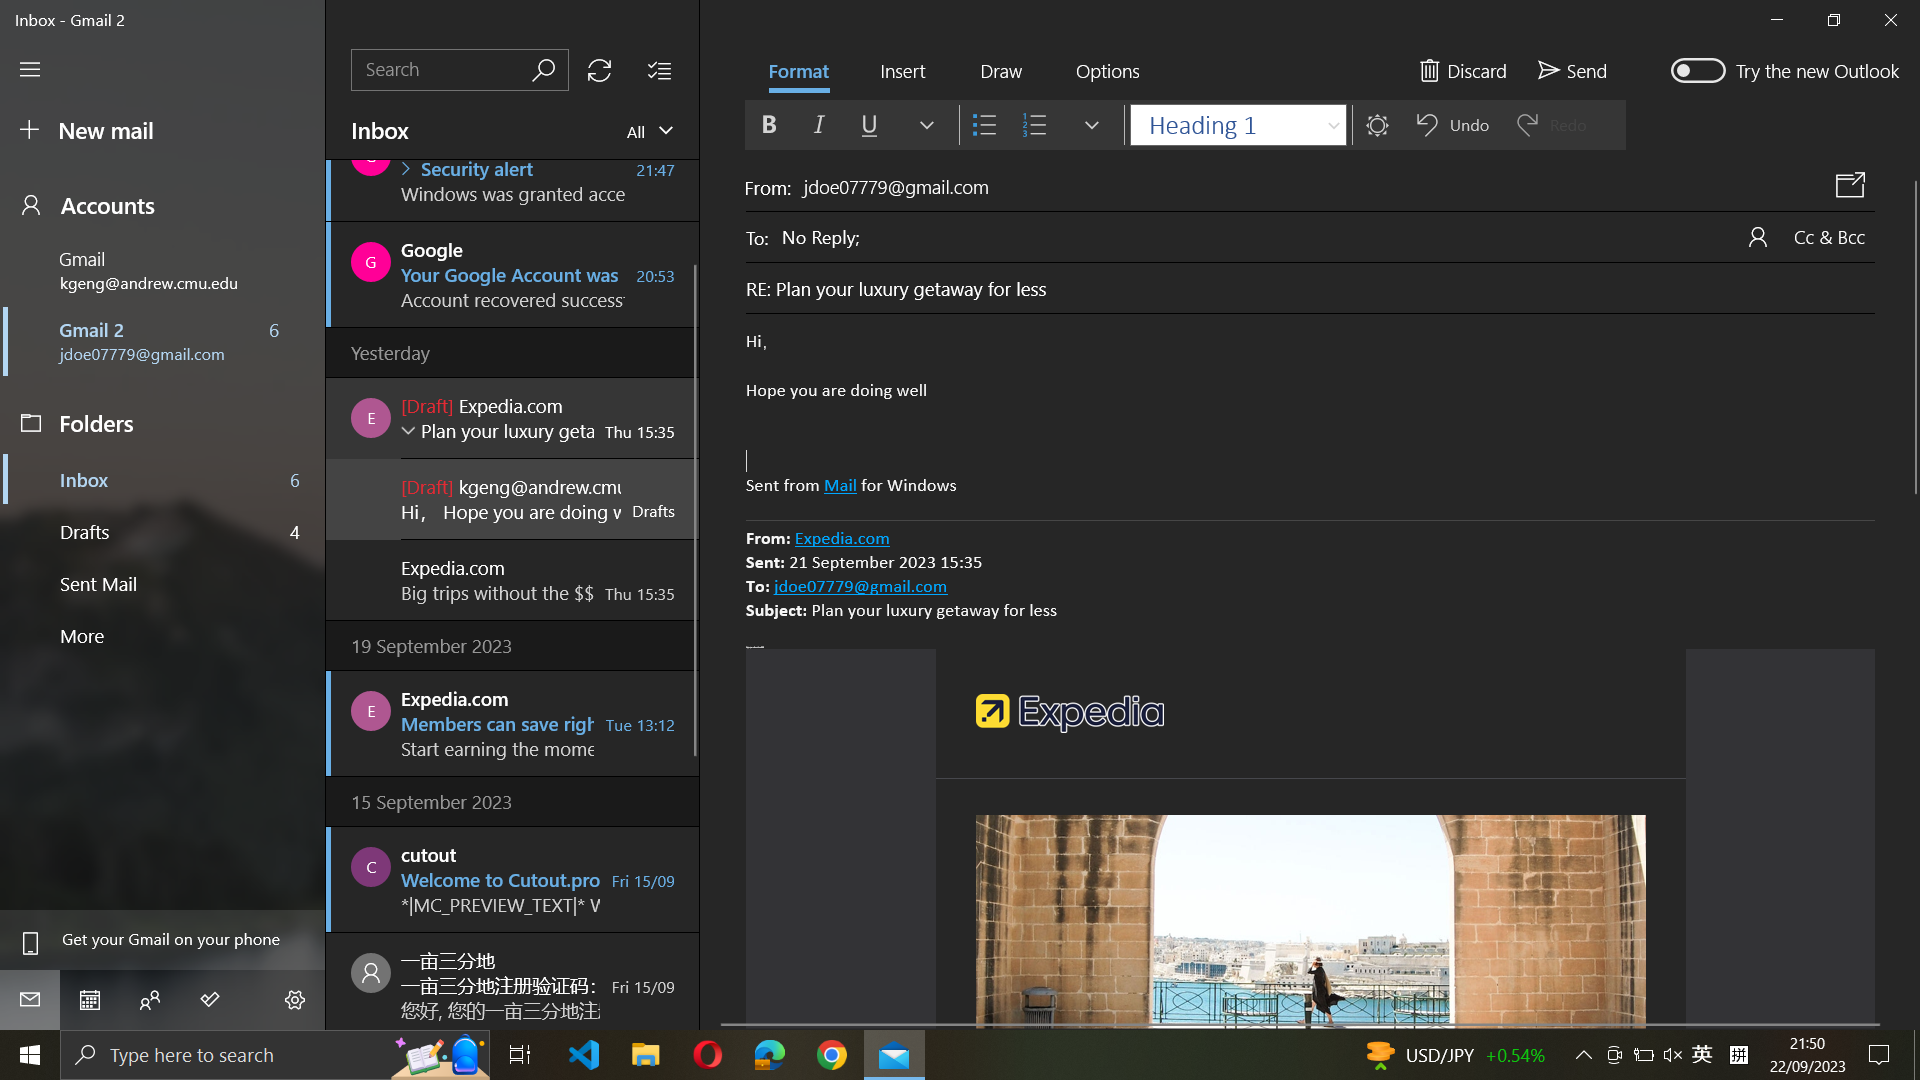 This screenshot has width=1920, height=1080. Describe the element at coordinates (1328, 234) in the screenshot. I see `the email receiver to "john@example.com` at that location.